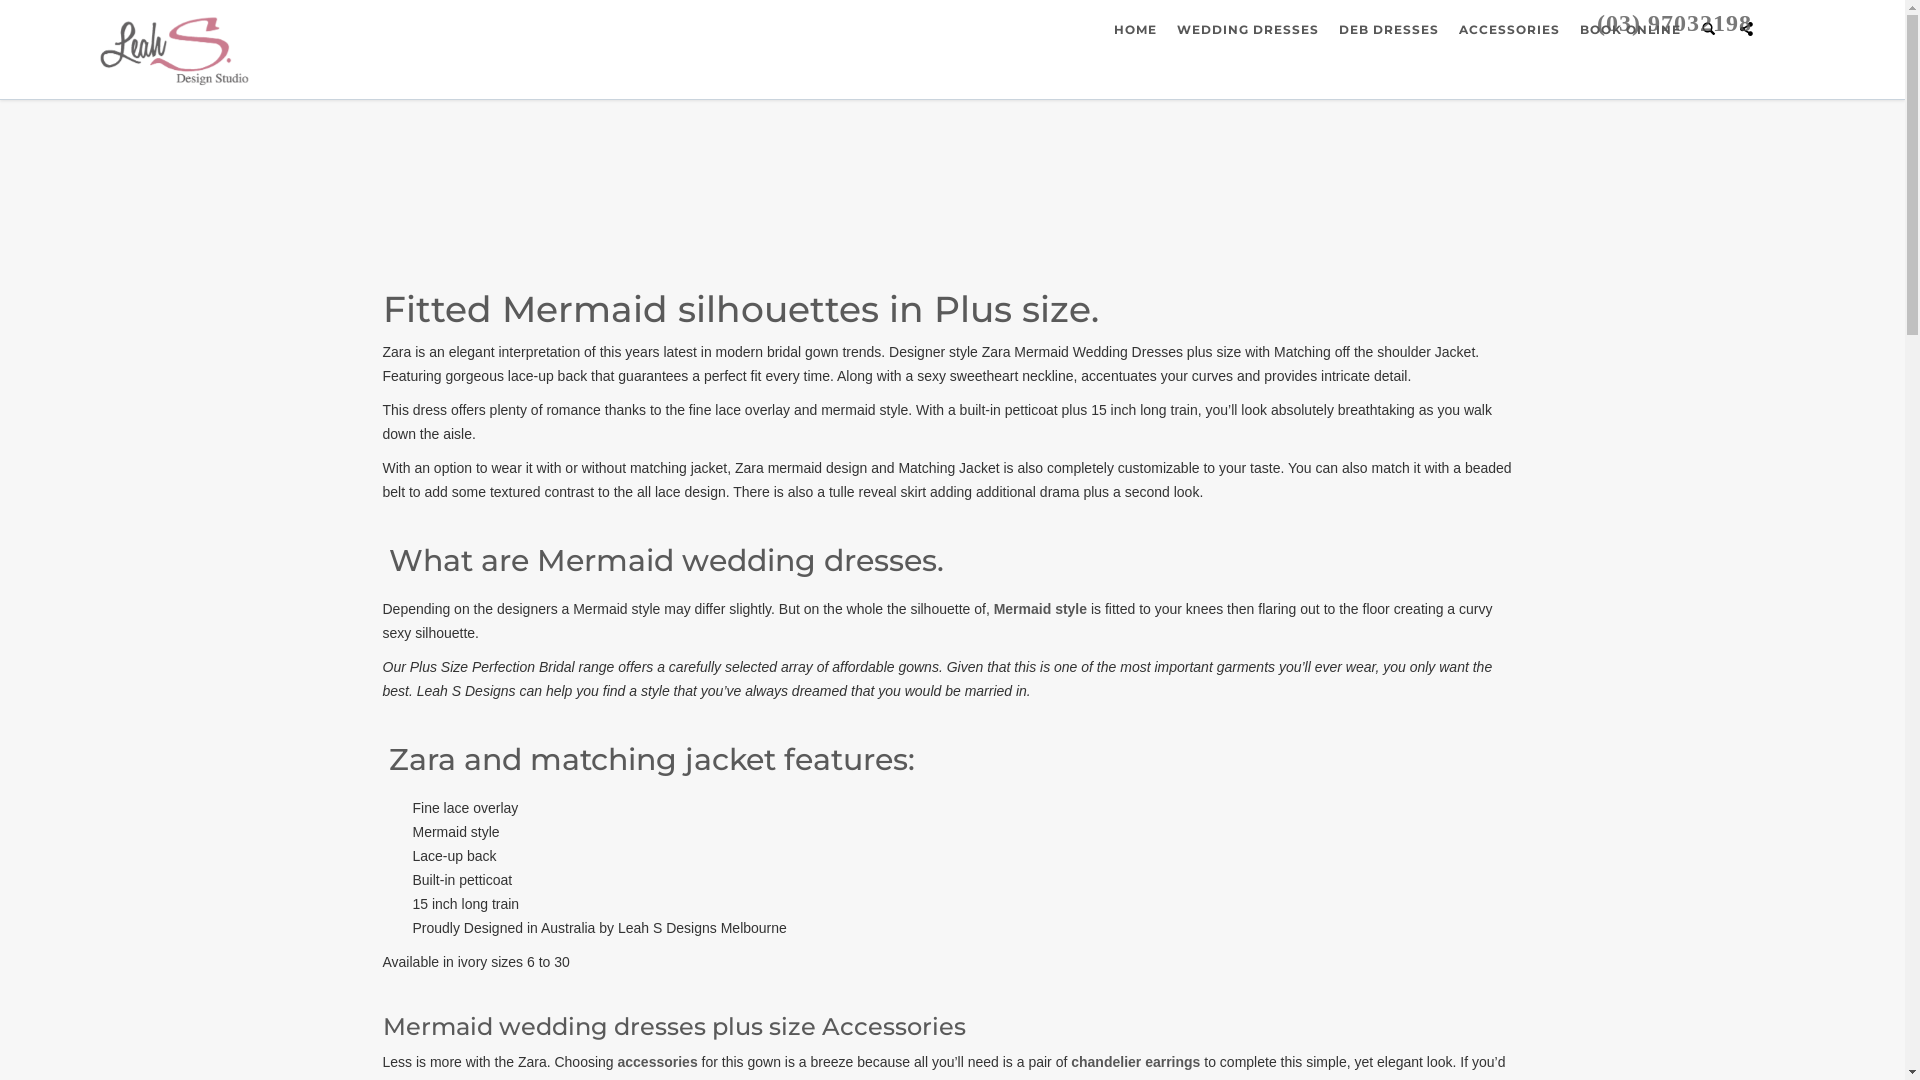 The image size is (1920, 1080). Describe the element at coordinates (1509, 30) in the screenshot. I see `'ACCESSORIES'` at that location.